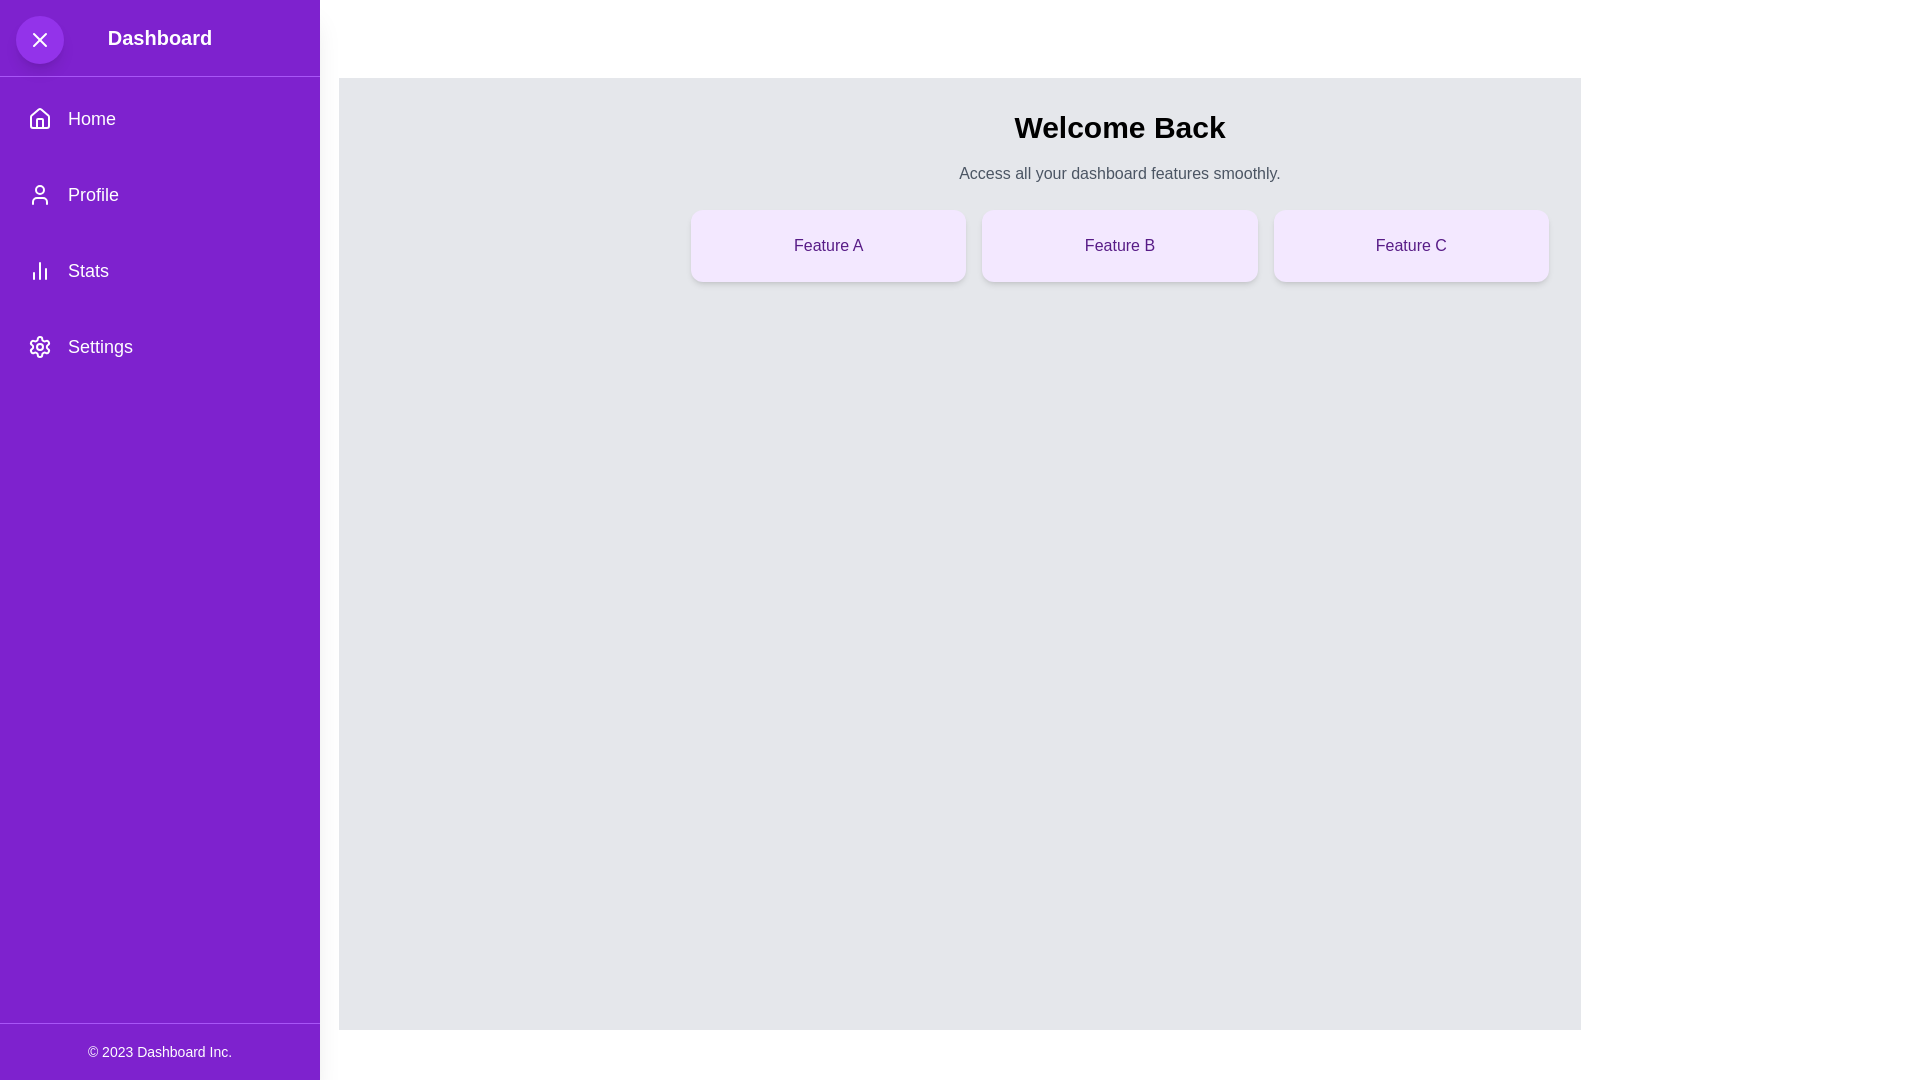 Image resolution: width=1920 pixels, height=1080 pixels. What do you see at coordinates (39, 39) in the screenshot?
I see `the close icon located near the top of the sidebar adjacent to the text 'Dashboard'` at bounding box center [39, 39].